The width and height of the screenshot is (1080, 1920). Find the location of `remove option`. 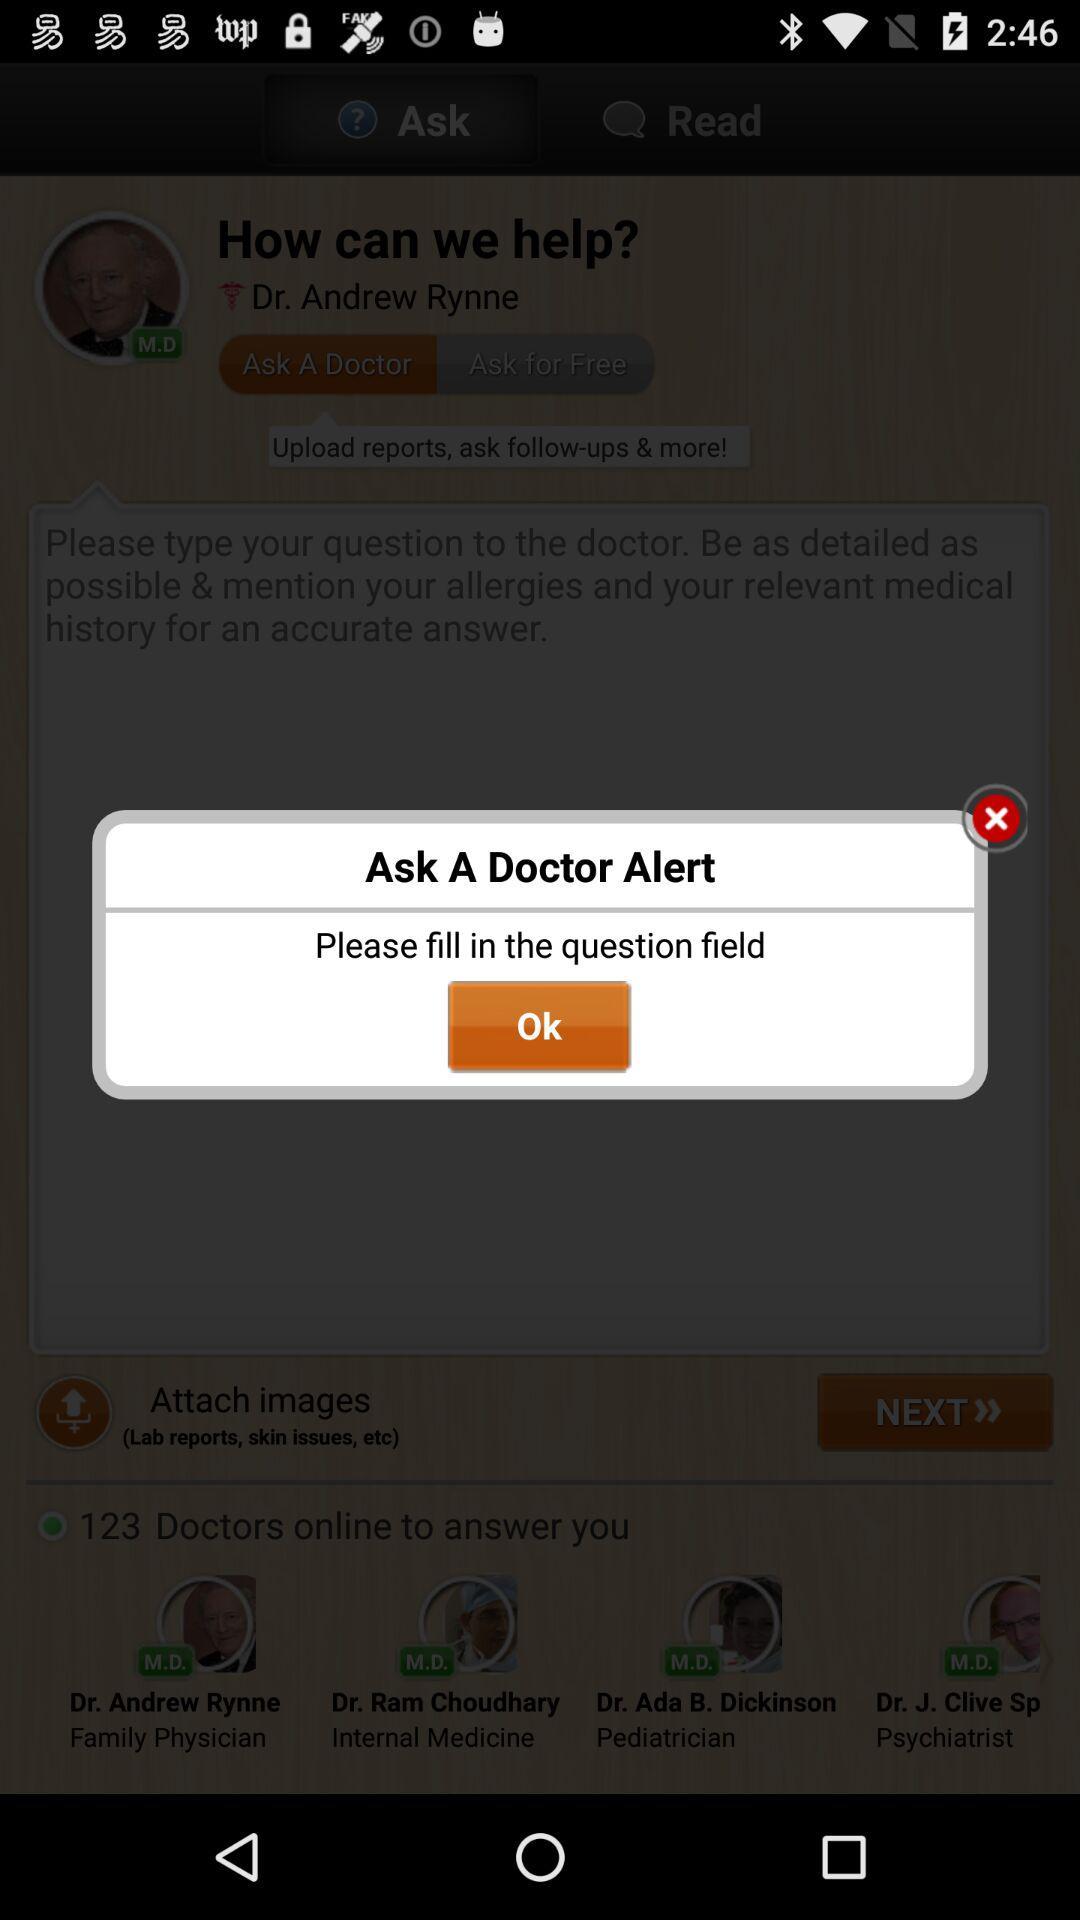

remove option is located at coordinates (994, 820).